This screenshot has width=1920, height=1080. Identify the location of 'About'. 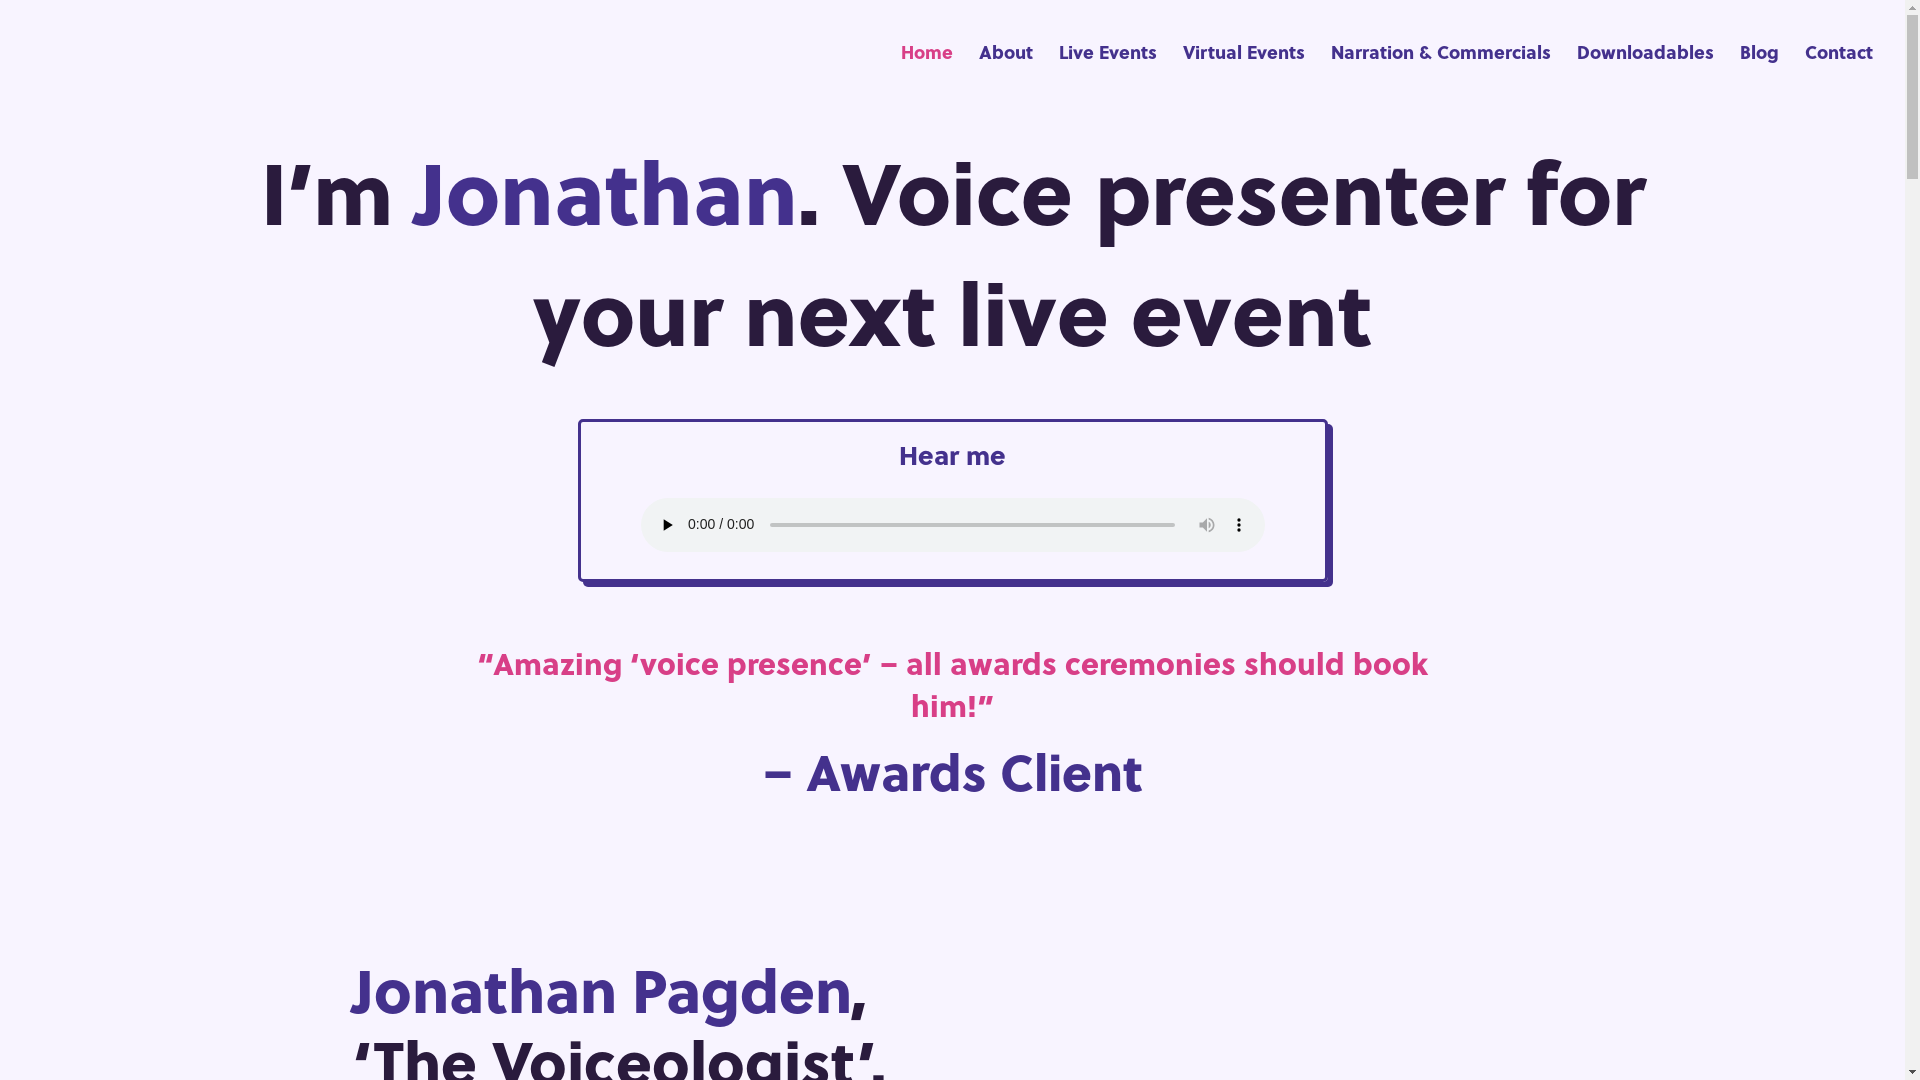
(1006, 73).